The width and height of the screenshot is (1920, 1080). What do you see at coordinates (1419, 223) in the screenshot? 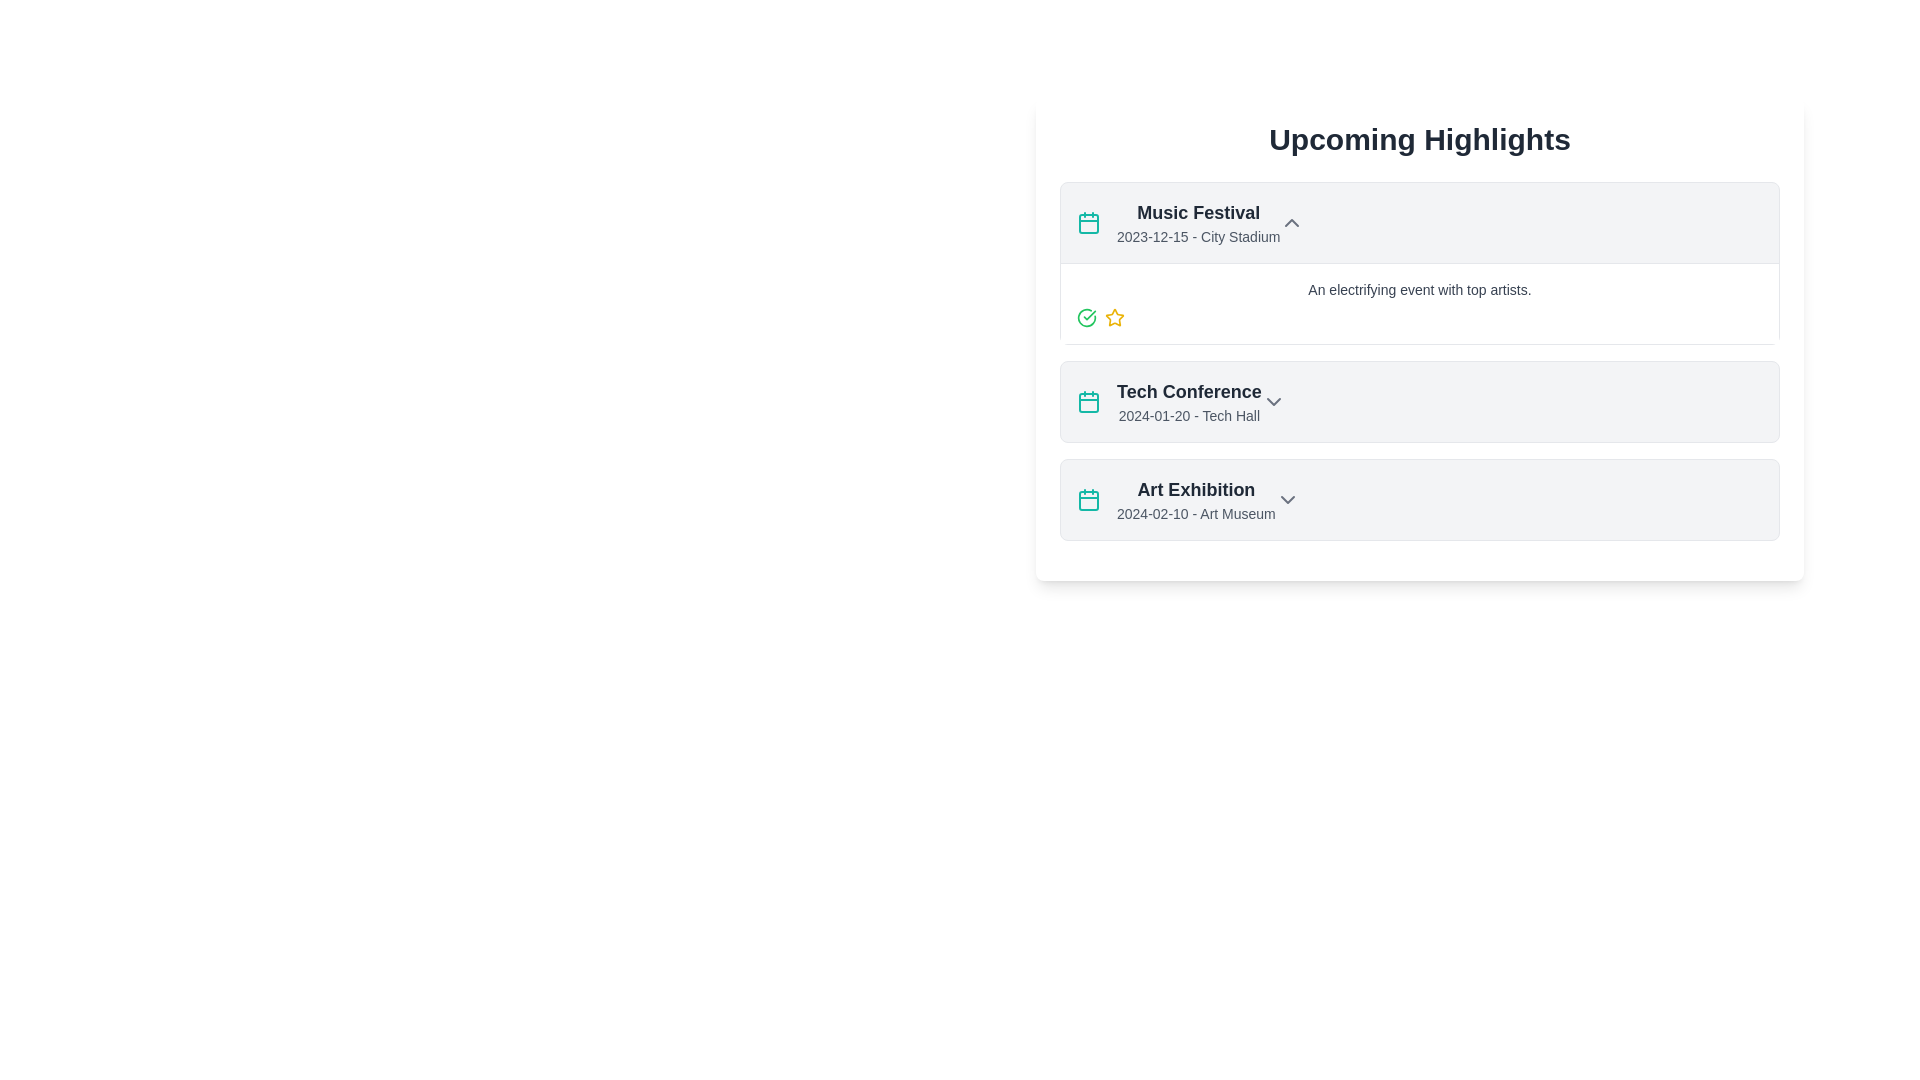
I see `the first list item in the 'Upcoming Highlights' card that displays event details including title, date, and location` at bounding box center [1419, 223].